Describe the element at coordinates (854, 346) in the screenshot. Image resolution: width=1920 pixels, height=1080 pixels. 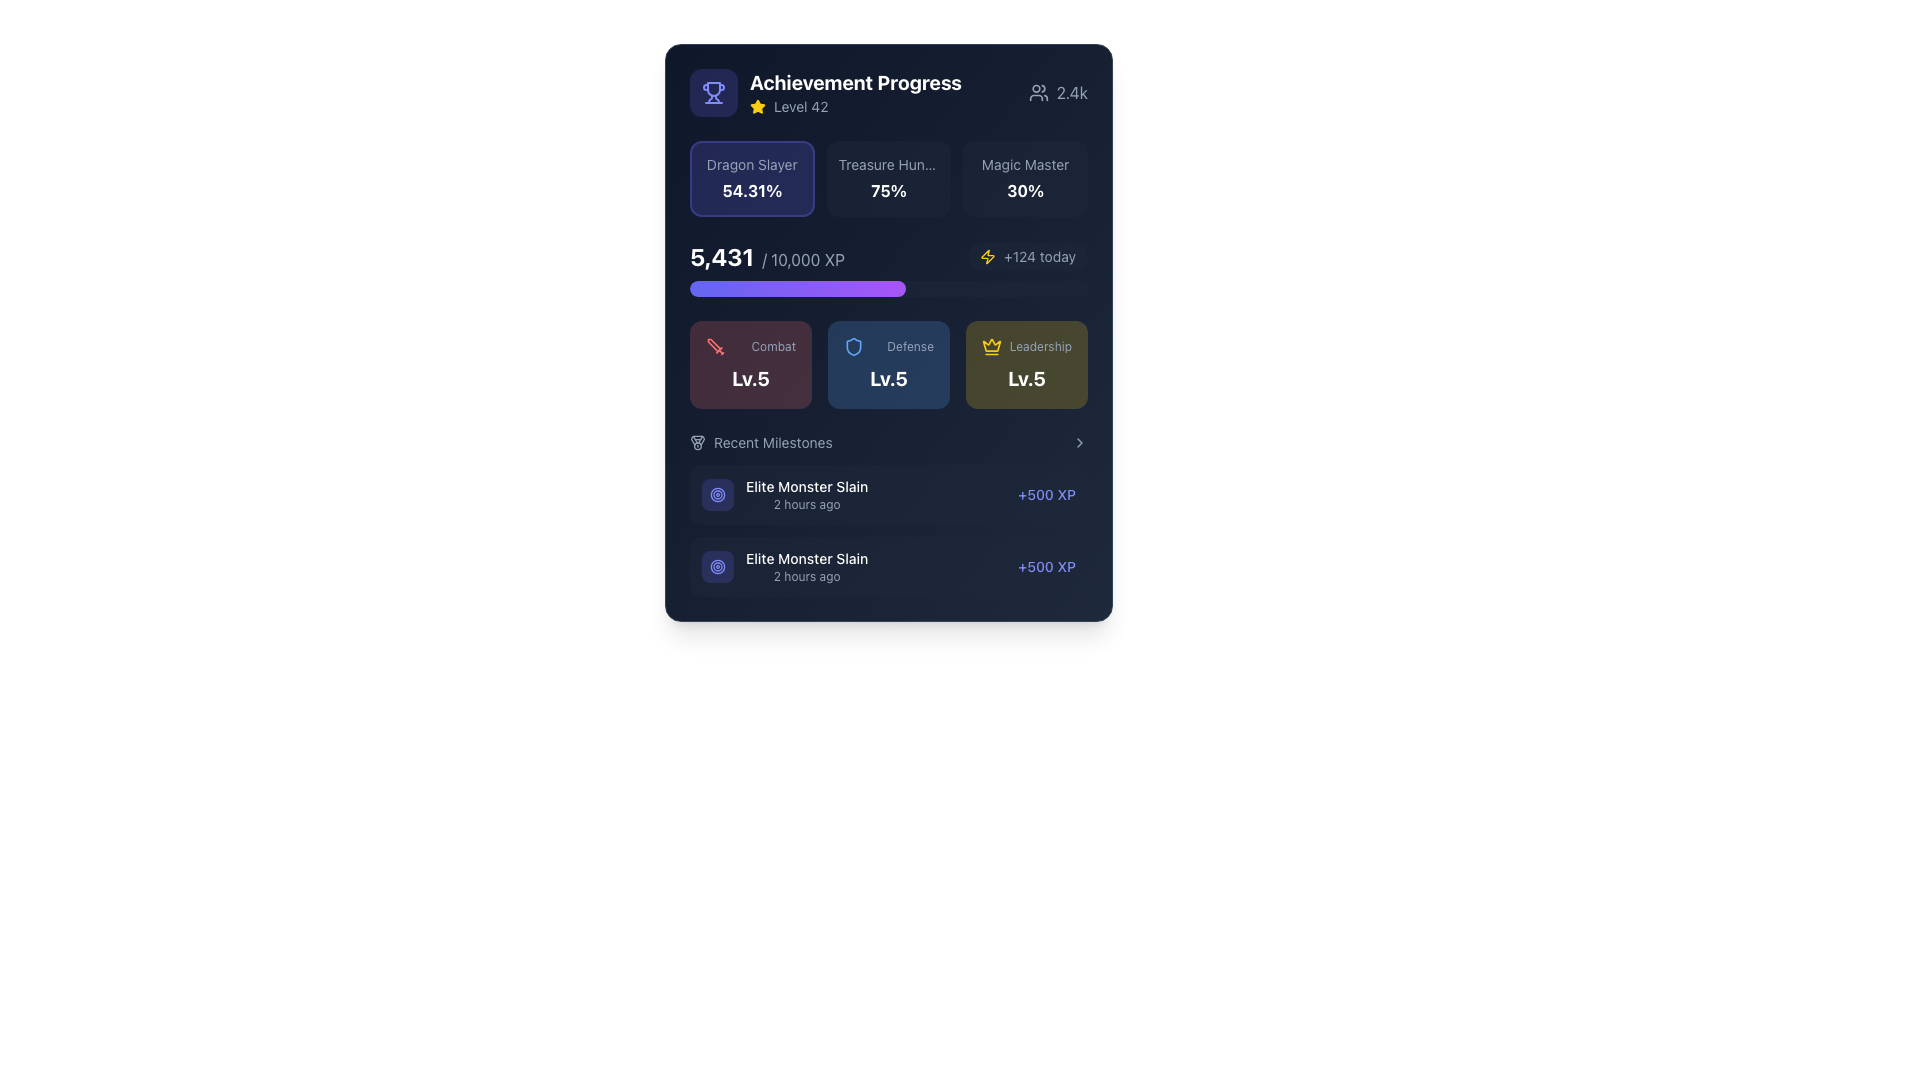
I see `the defense category icon located in the 'Defense Lv.5' section of the card layout` at that location.